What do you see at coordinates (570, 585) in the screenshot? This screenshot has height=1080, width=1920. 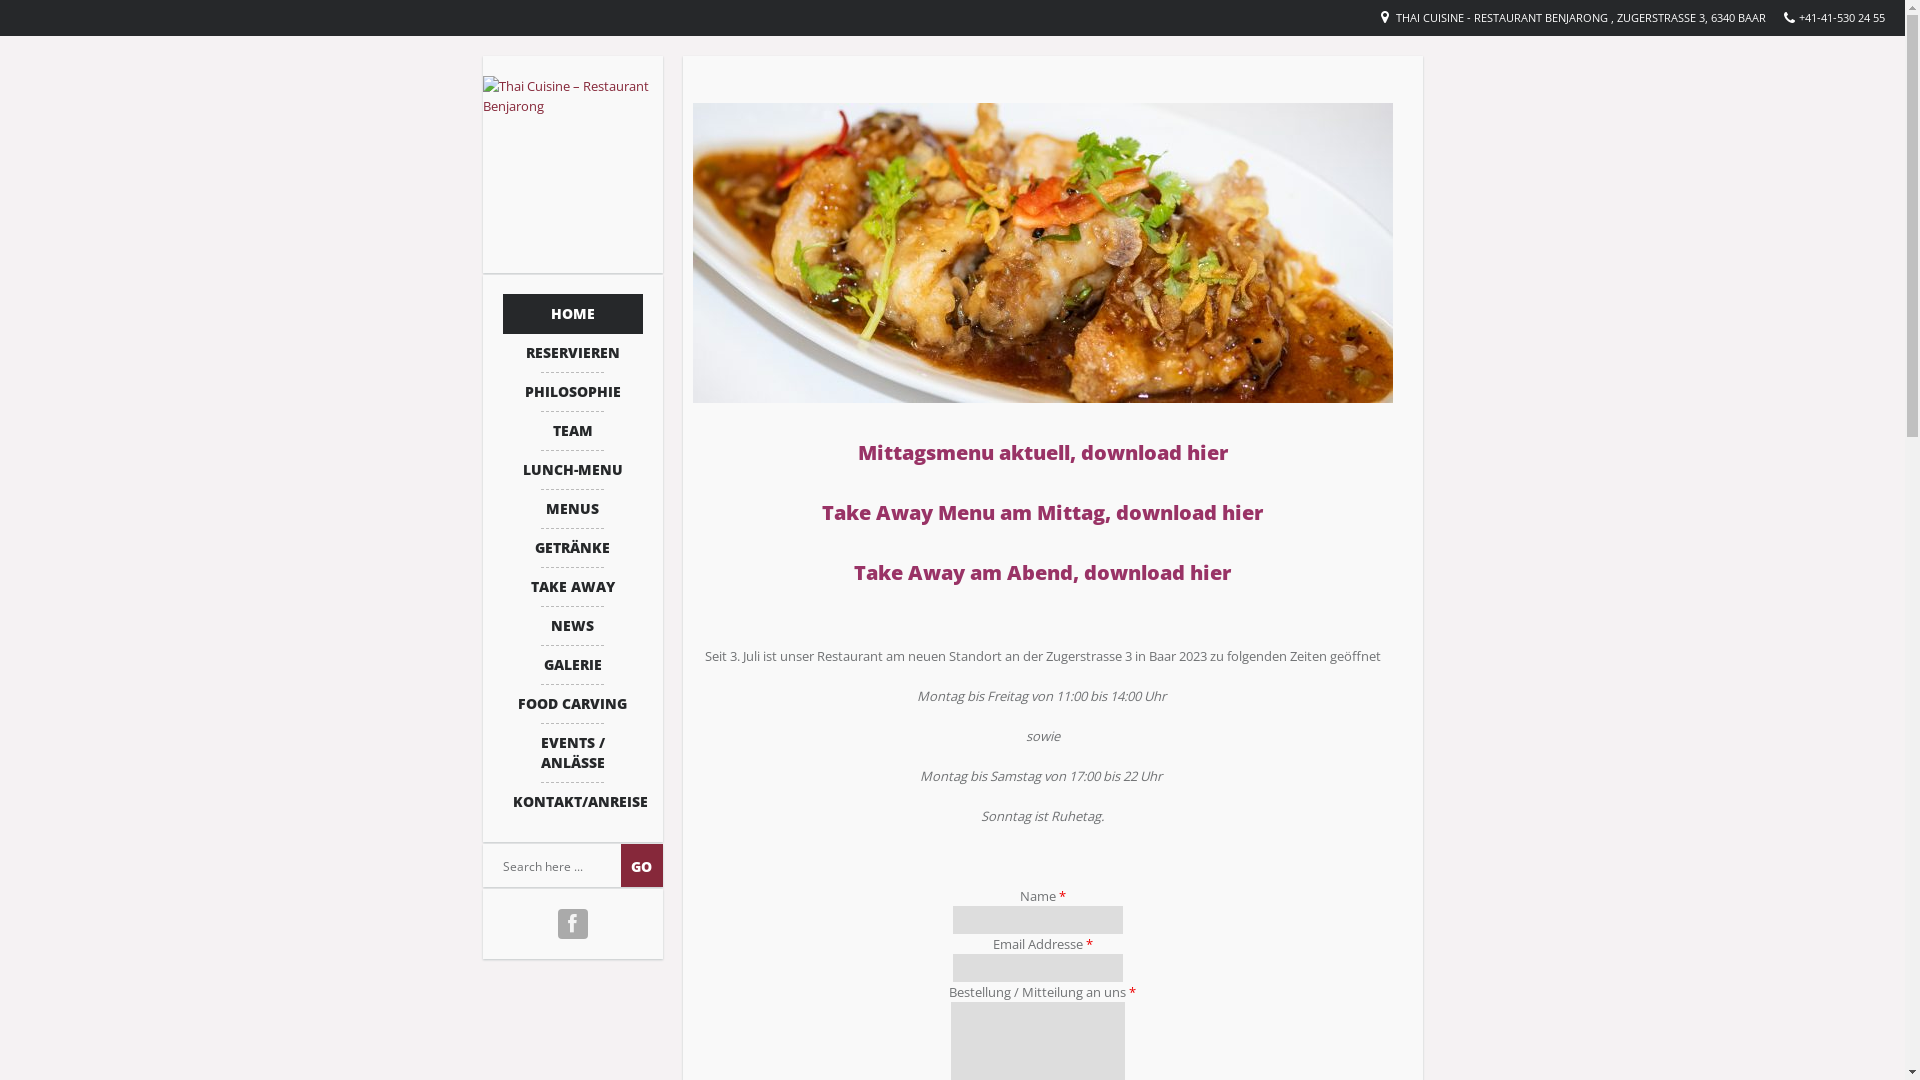 I see `'TAKE AWAY'` at bounding box center [570, 585].